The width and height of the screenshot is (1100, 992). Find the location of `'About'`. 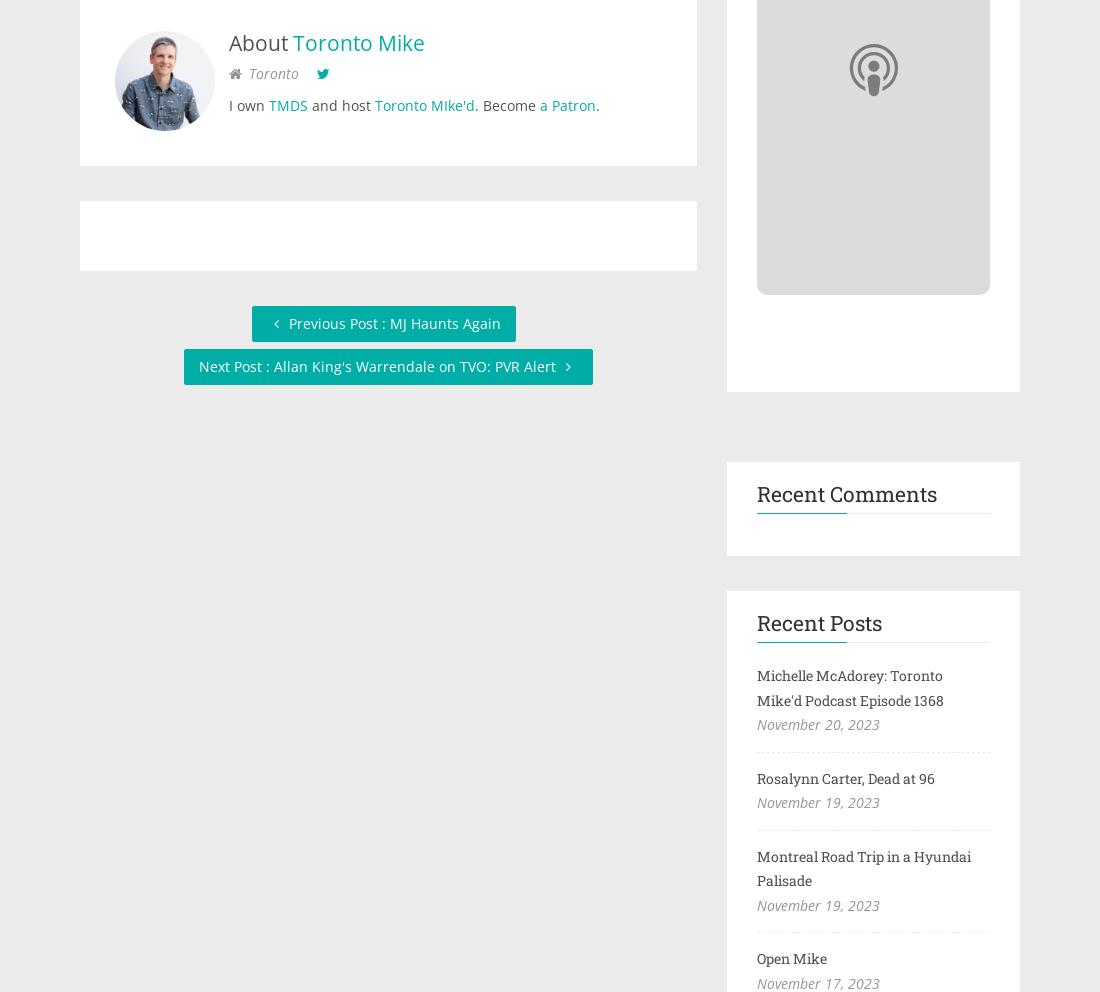

'About' is located at coordinates (261, 40).